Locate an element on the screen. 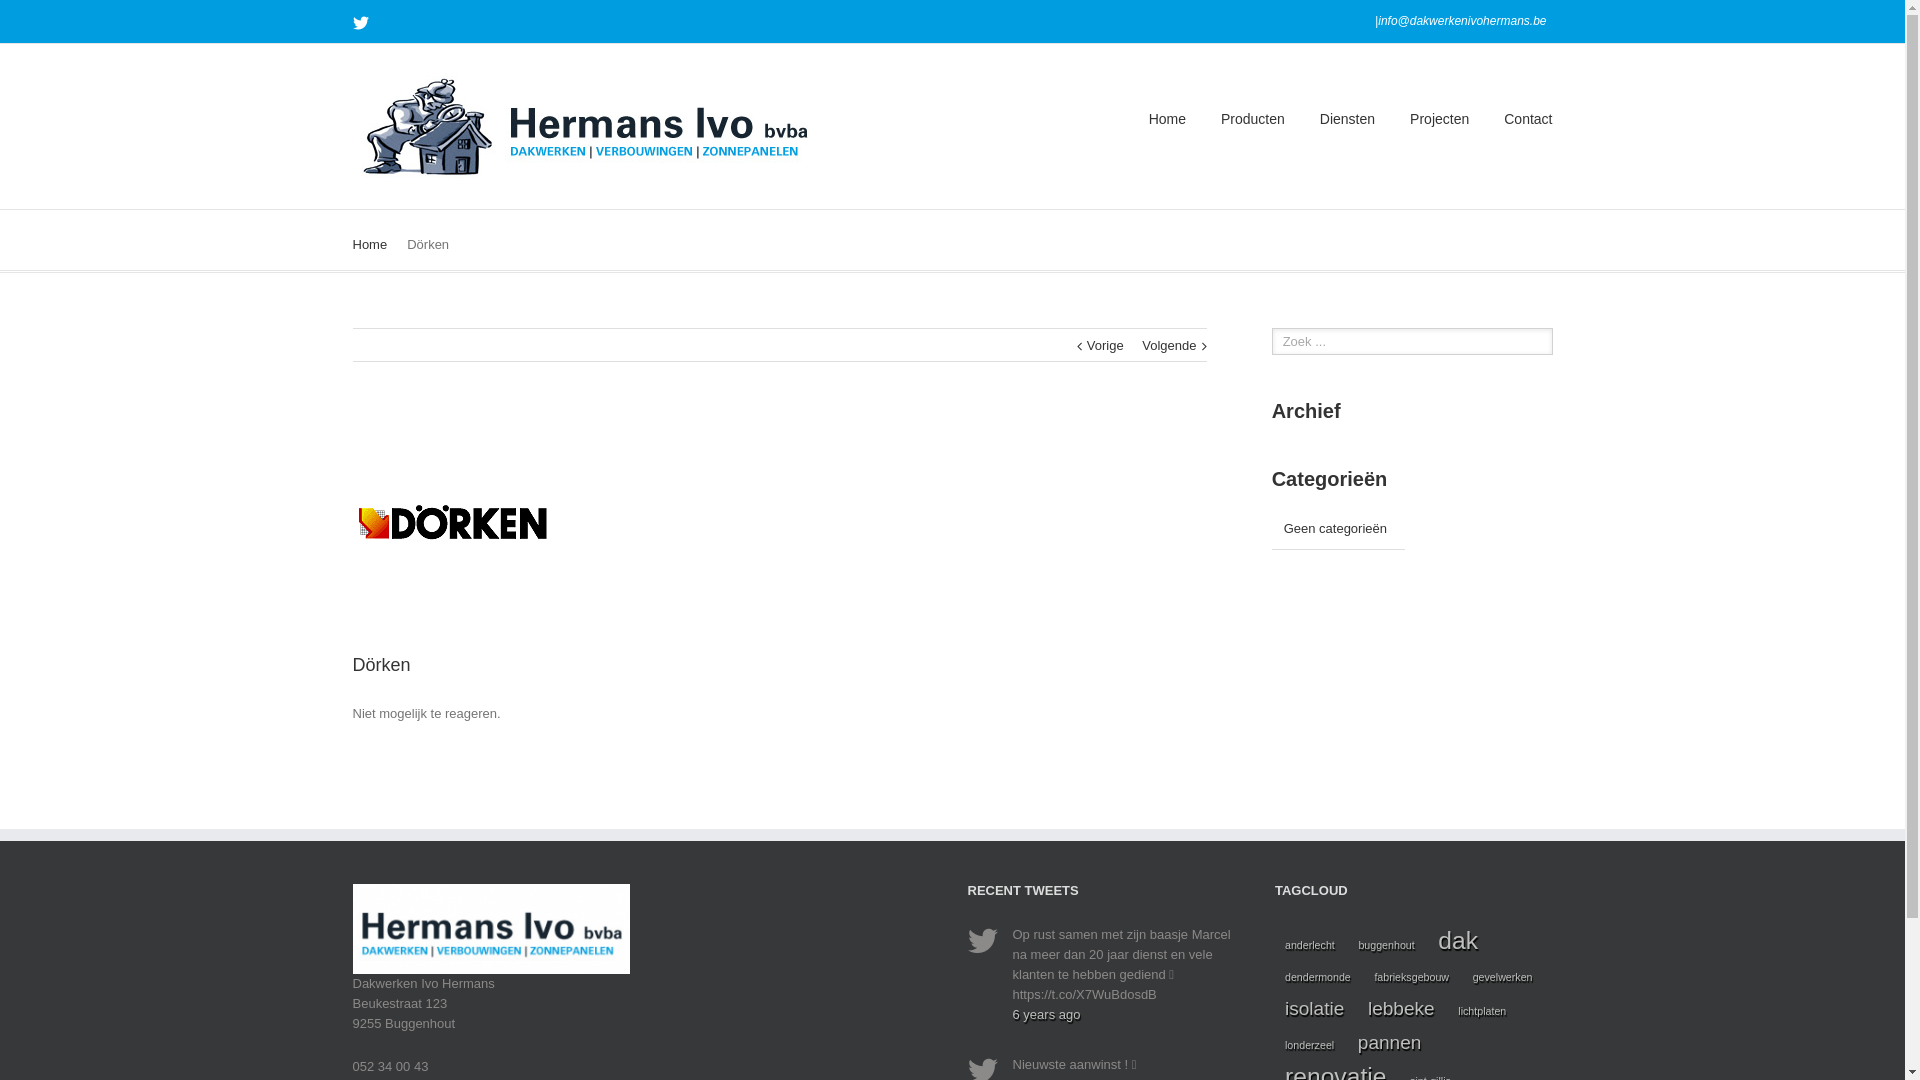  'Diensten' is located at coordinates (1347, 118).